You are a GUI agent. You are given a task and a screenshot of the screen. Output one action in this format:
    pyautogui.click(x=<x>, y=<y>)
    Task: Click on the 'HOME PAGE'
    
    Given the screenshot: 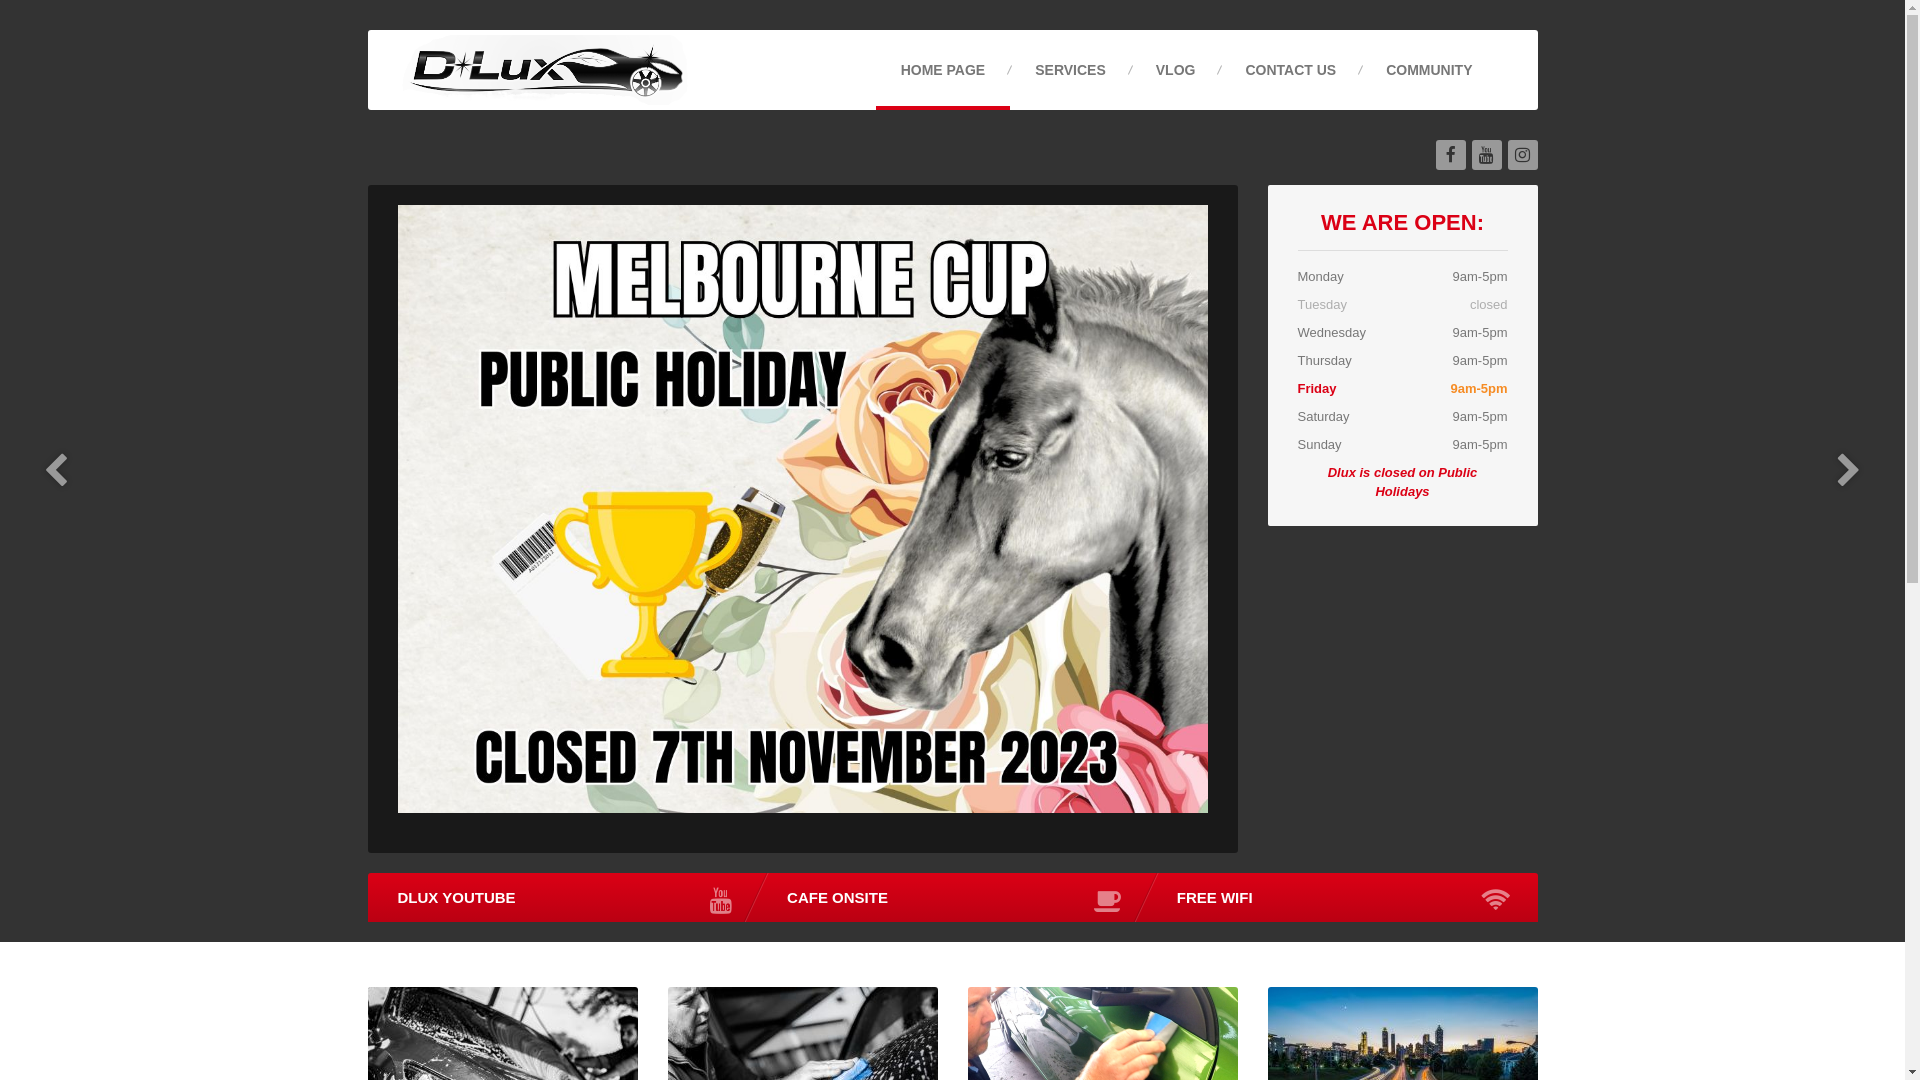 What is the action you would take?
    pyautogui.click(x=875, y=68)
    